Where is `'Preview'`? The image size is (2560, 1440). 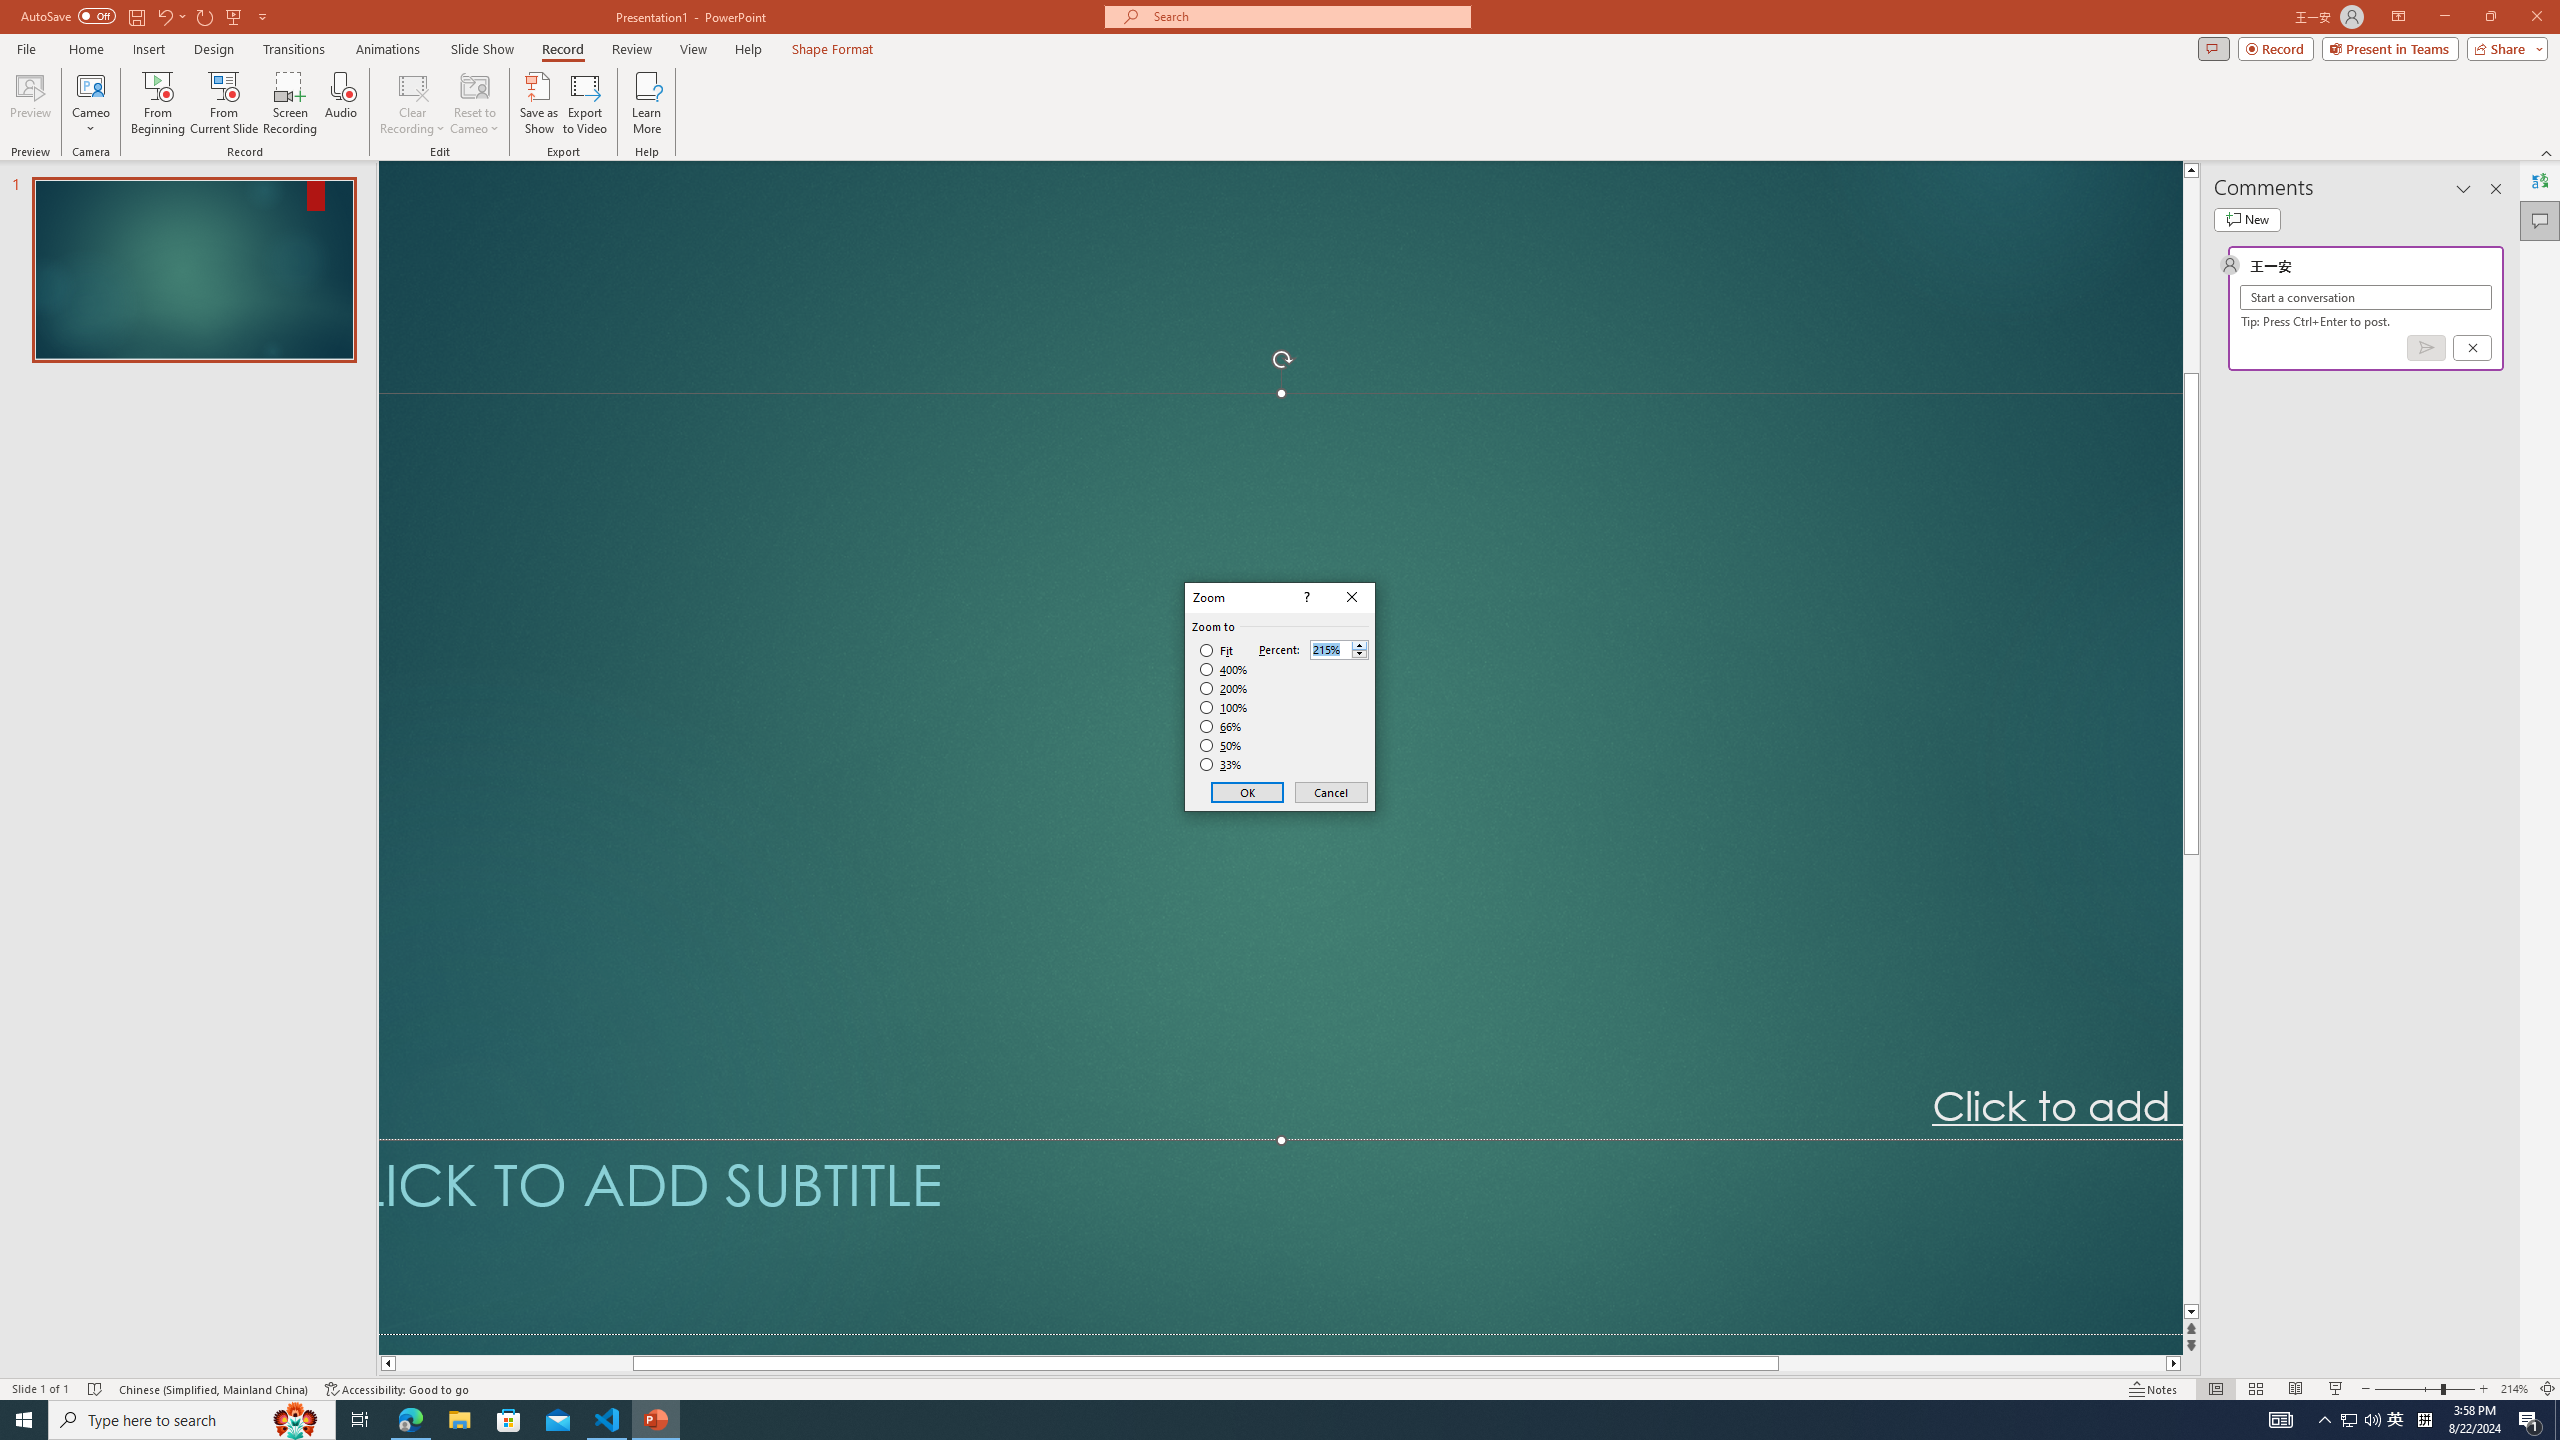
'Preview' is located at coordinates (29, 103).